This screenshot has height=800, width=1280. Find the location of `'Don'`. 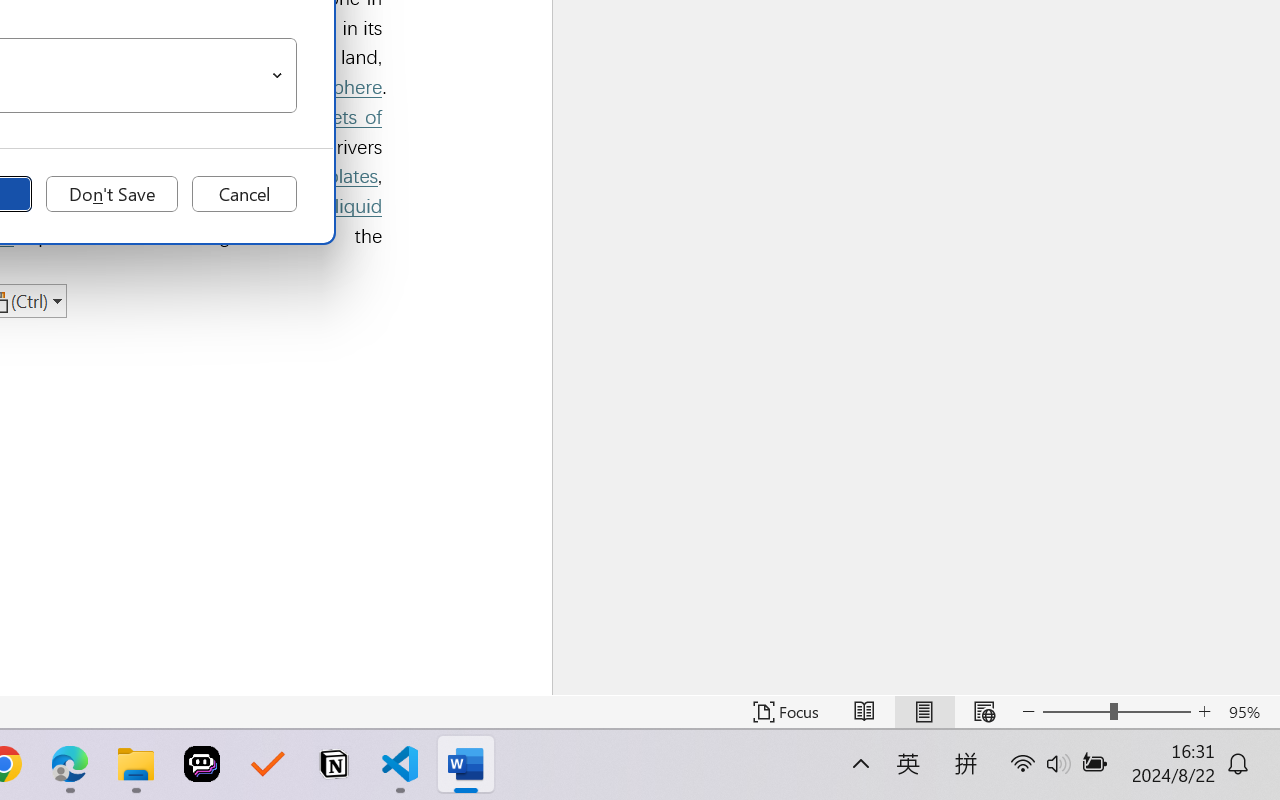

'Don' is located at coordinates (111, 193).